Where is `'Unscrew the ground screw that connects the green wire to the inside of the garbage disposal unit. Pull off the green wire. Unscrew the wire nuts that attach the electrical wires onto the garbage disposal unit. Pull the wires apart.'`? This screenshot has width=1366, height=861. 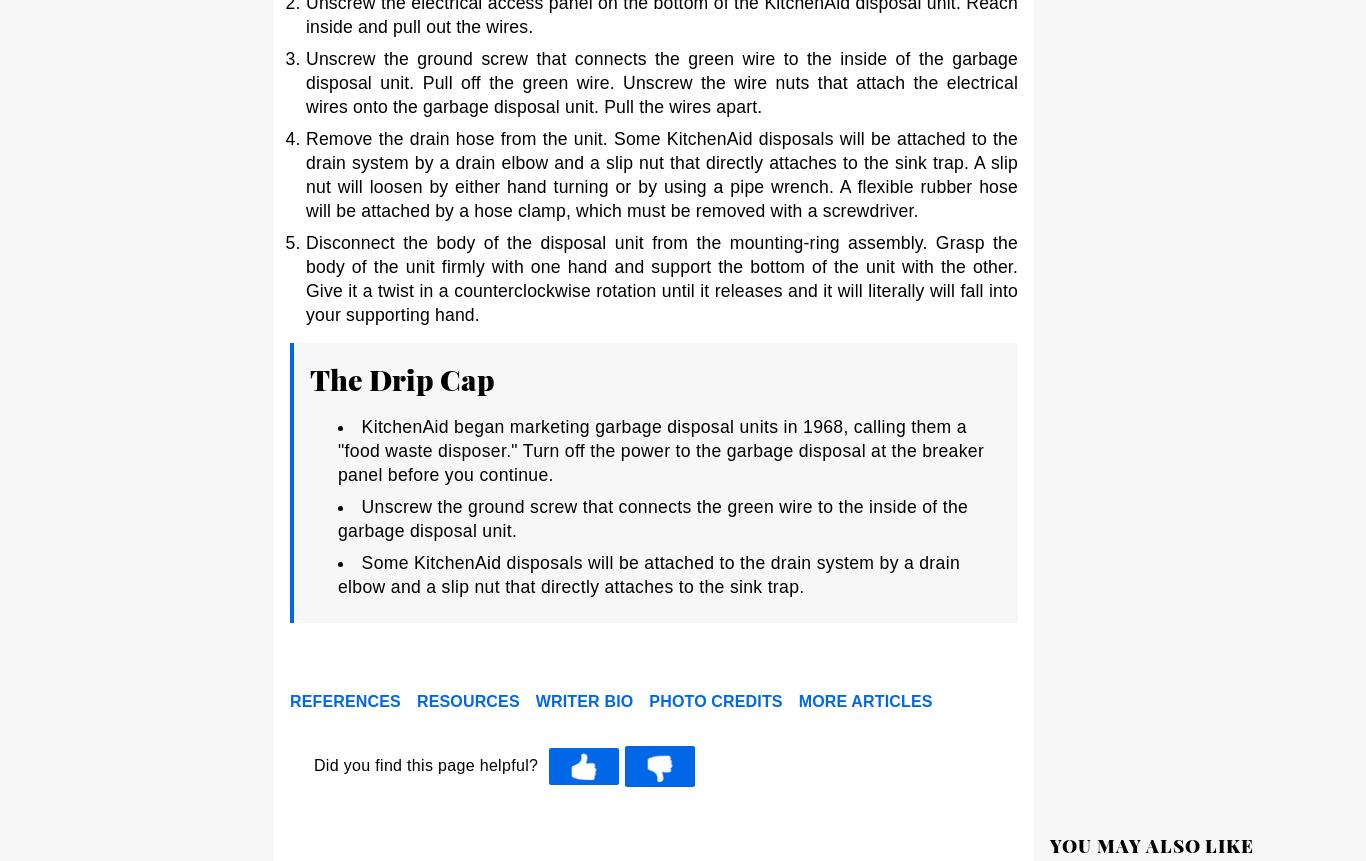
'Unscrew the ground screw that connects the green wire to the inside of the garbage disposal unit. Pull off the green wire. Unscrew the wire nuts that attach the electrical wires onto the garbage disposal unit. Pull the wires apart.' is located at coordinates (660, 82).